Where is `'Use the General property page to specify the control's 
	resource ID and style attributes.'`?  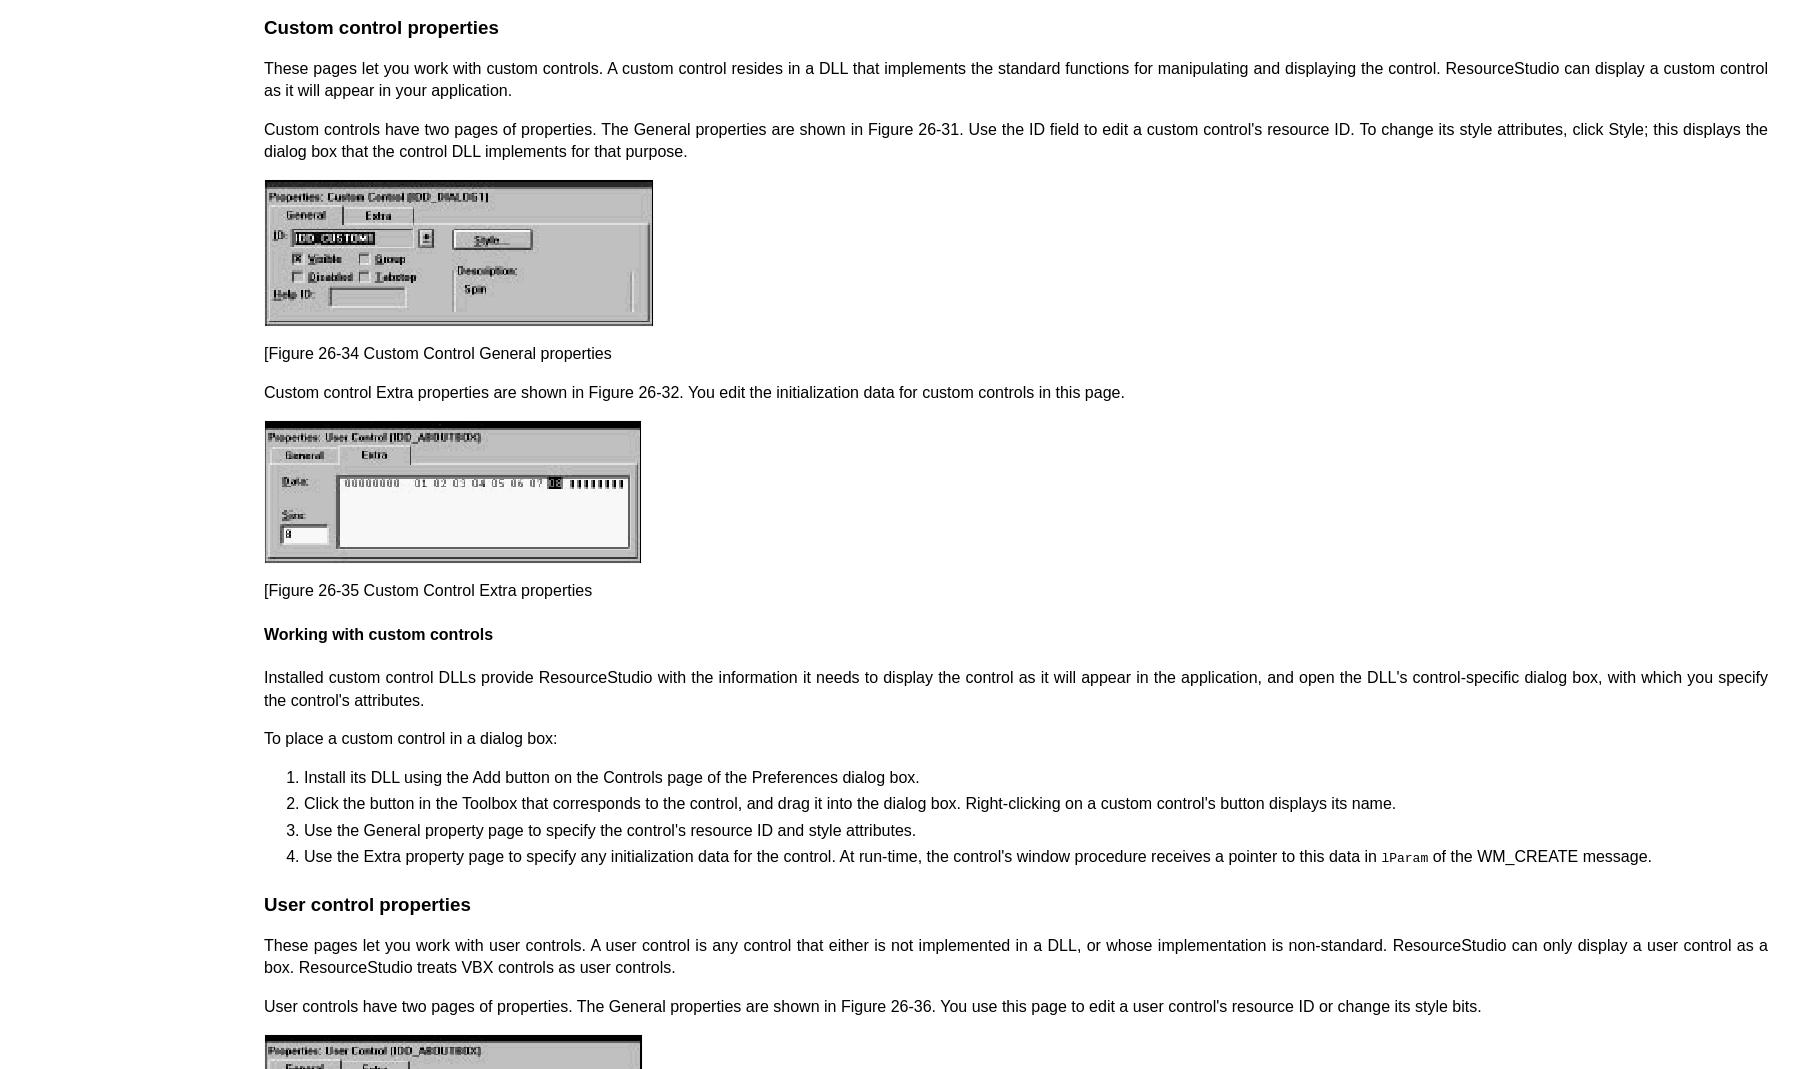 'Use the General property page to specify the control's 
	resource ID and style attributes.' is located at coordinates (303, 829).